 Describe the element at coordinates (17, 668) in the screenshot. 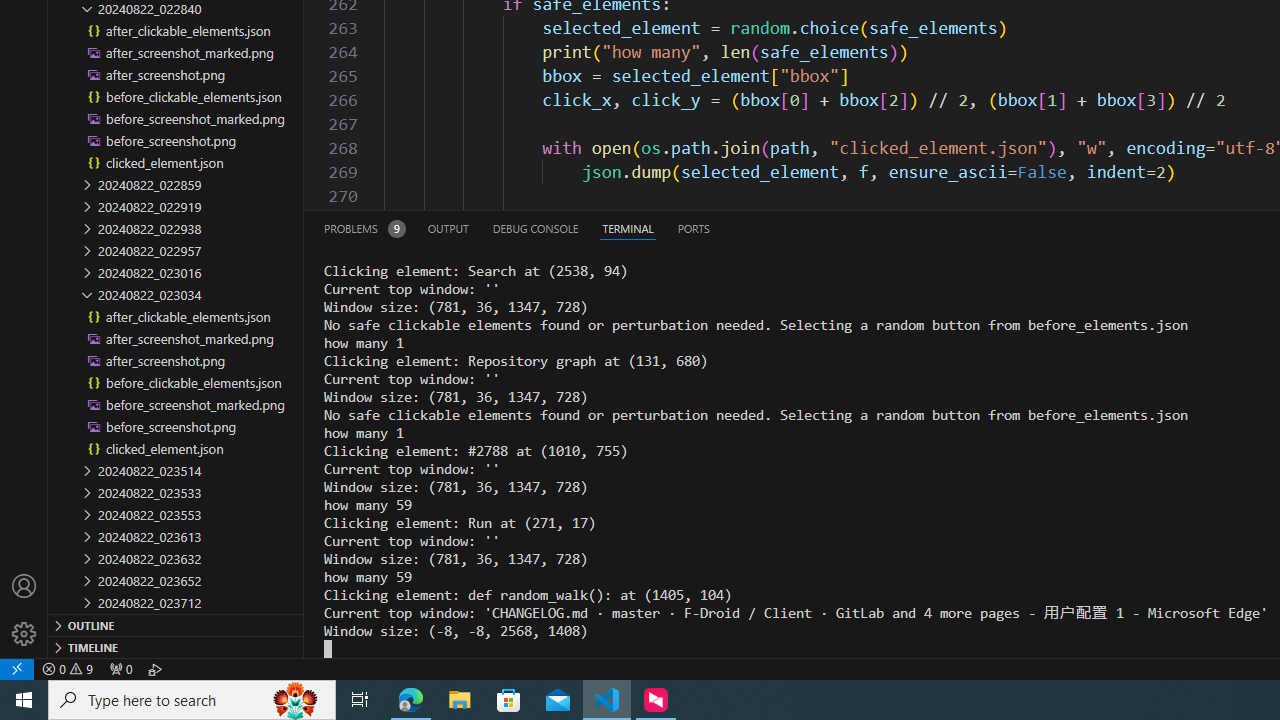

I see `'remote'` at that location.